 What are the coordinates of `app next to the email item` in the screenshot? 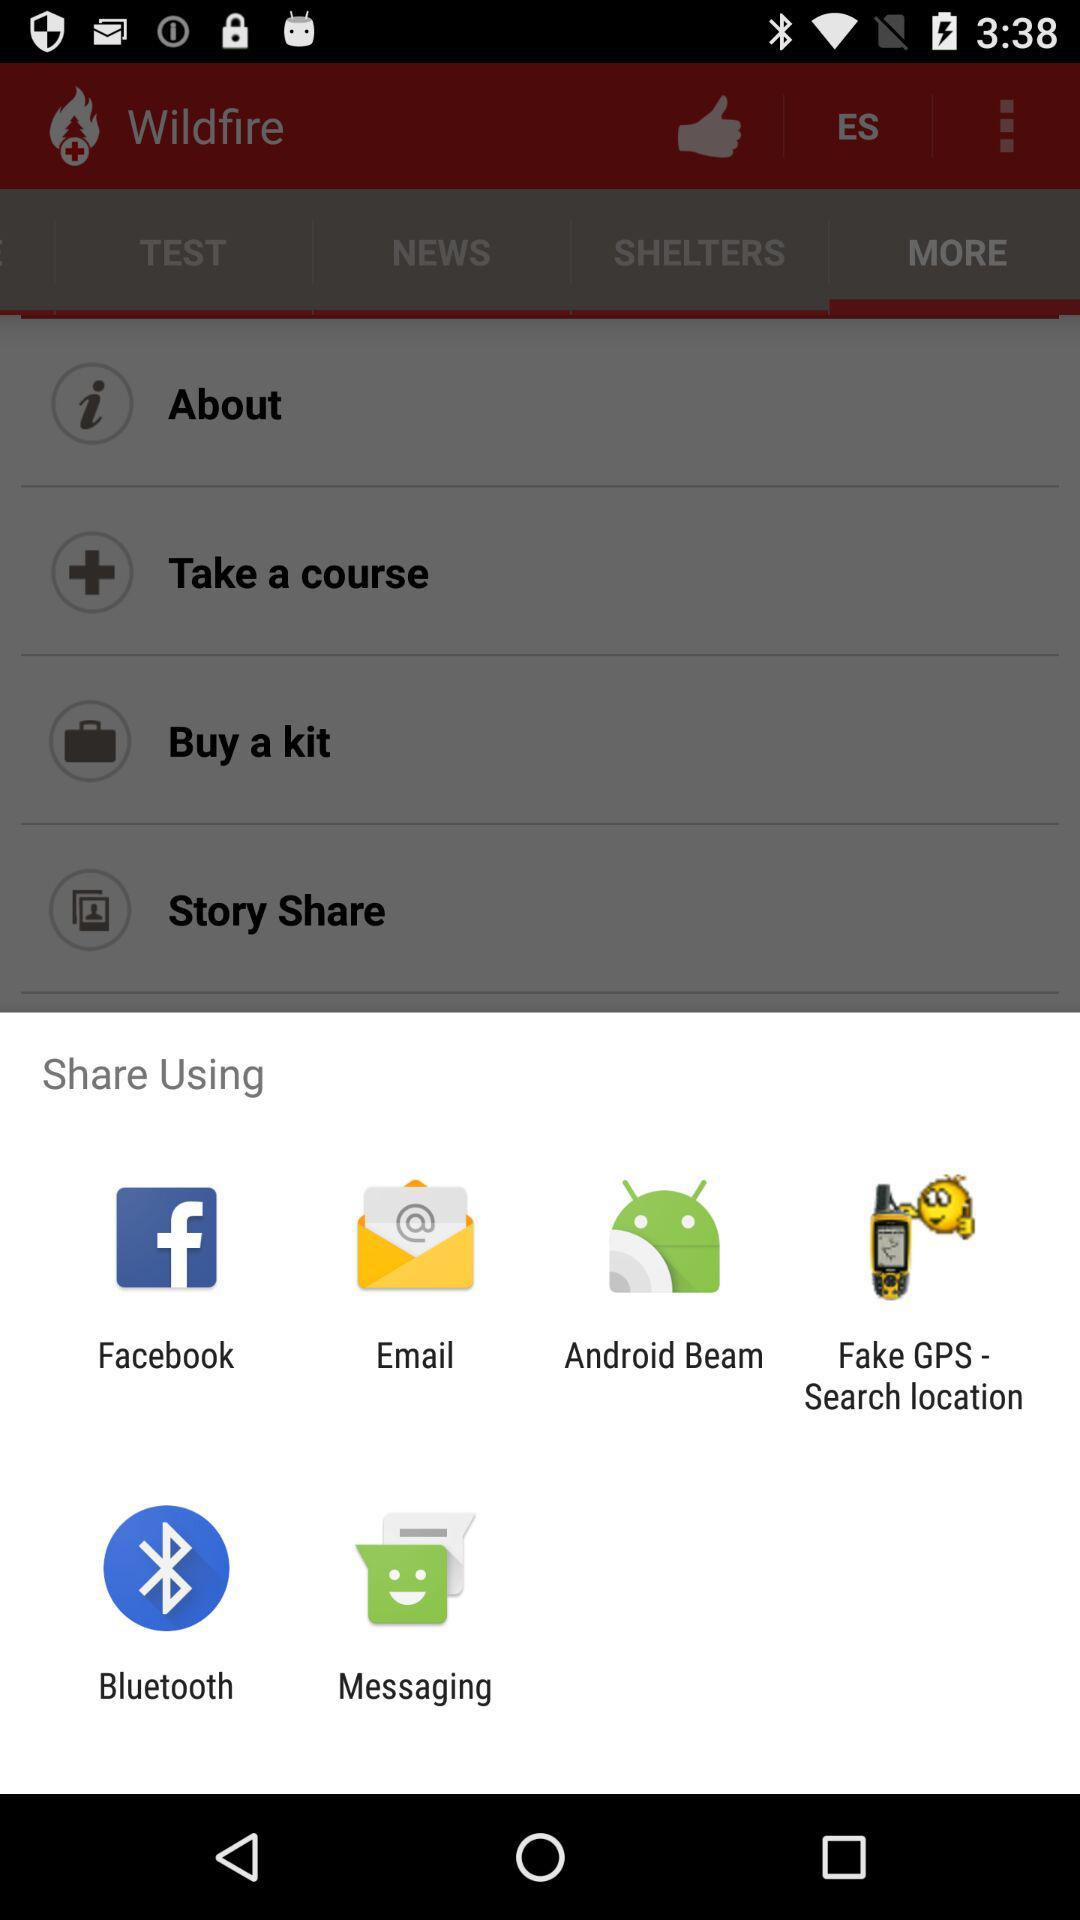 It's located at (165, 1374).